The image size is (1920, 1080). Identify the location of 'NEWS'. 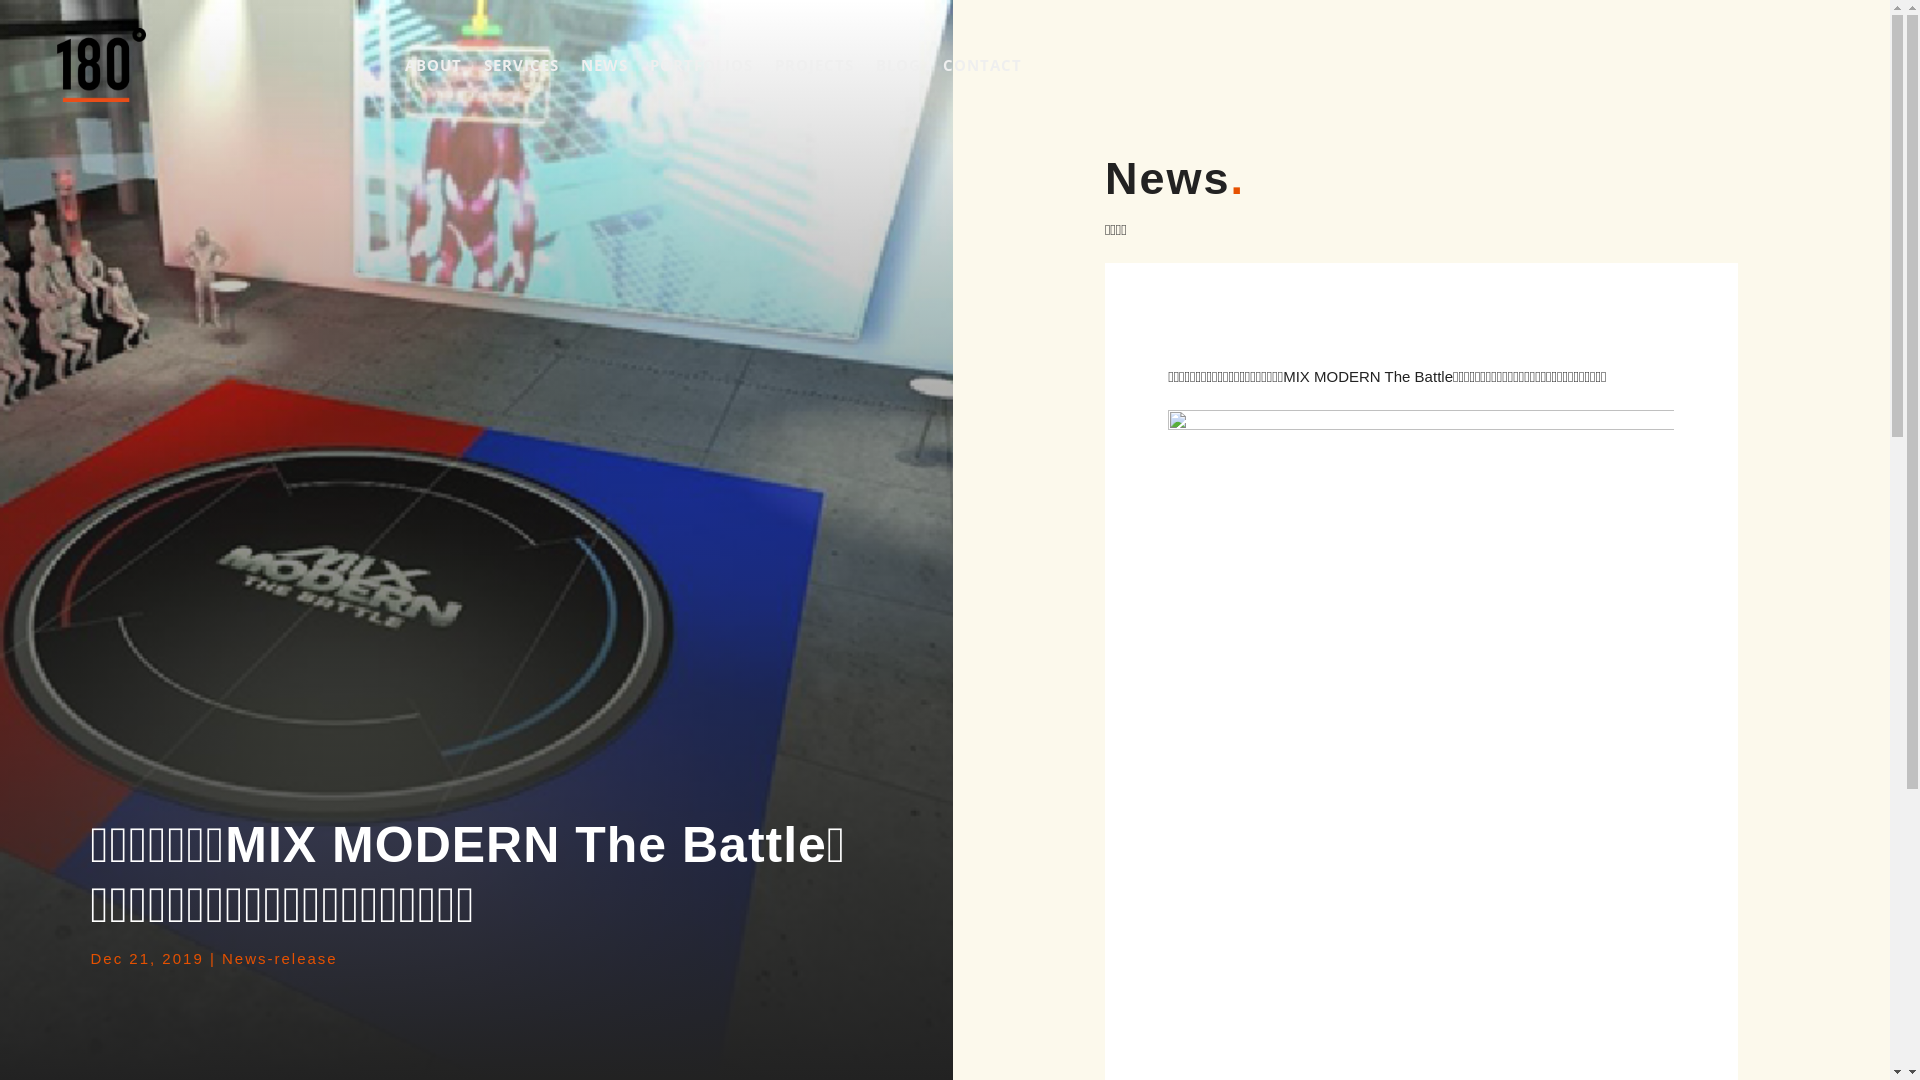
(603, 64).